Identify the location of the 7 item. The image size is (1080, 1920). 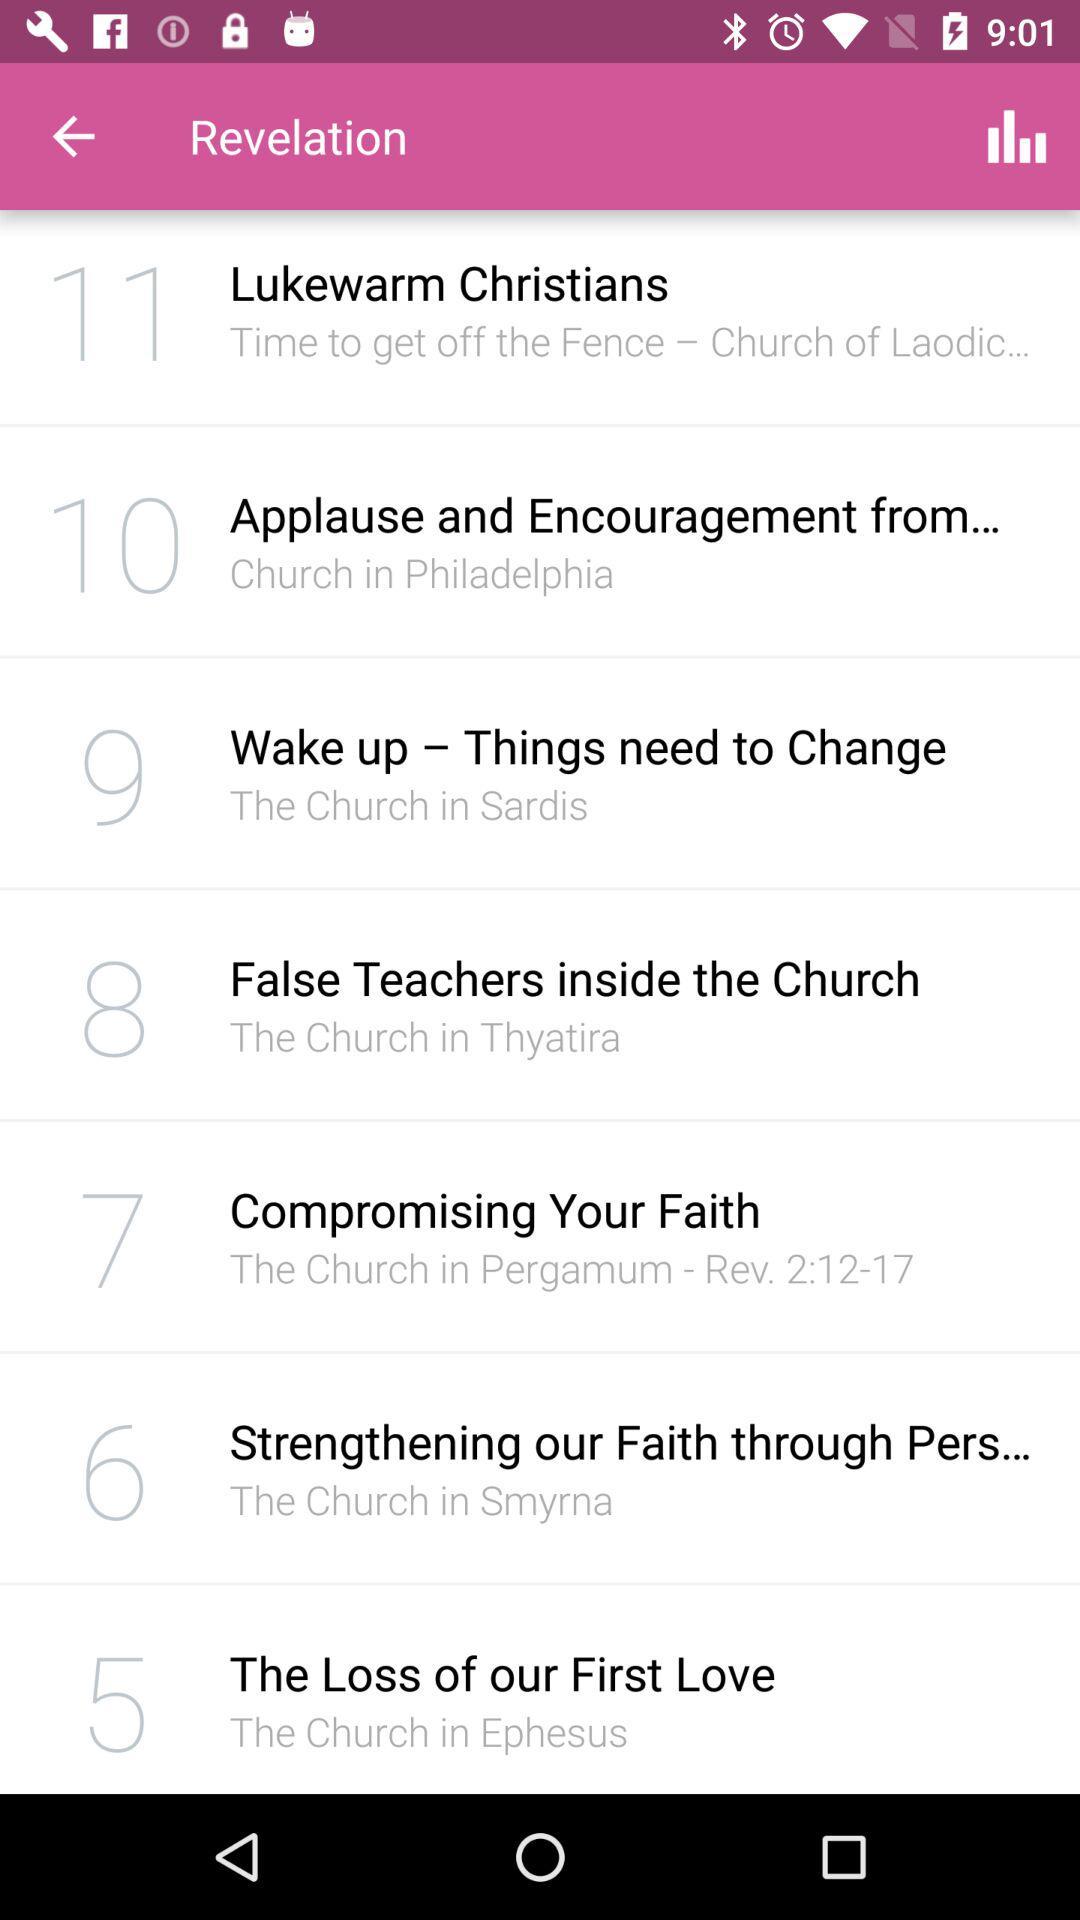
(114, 1235).